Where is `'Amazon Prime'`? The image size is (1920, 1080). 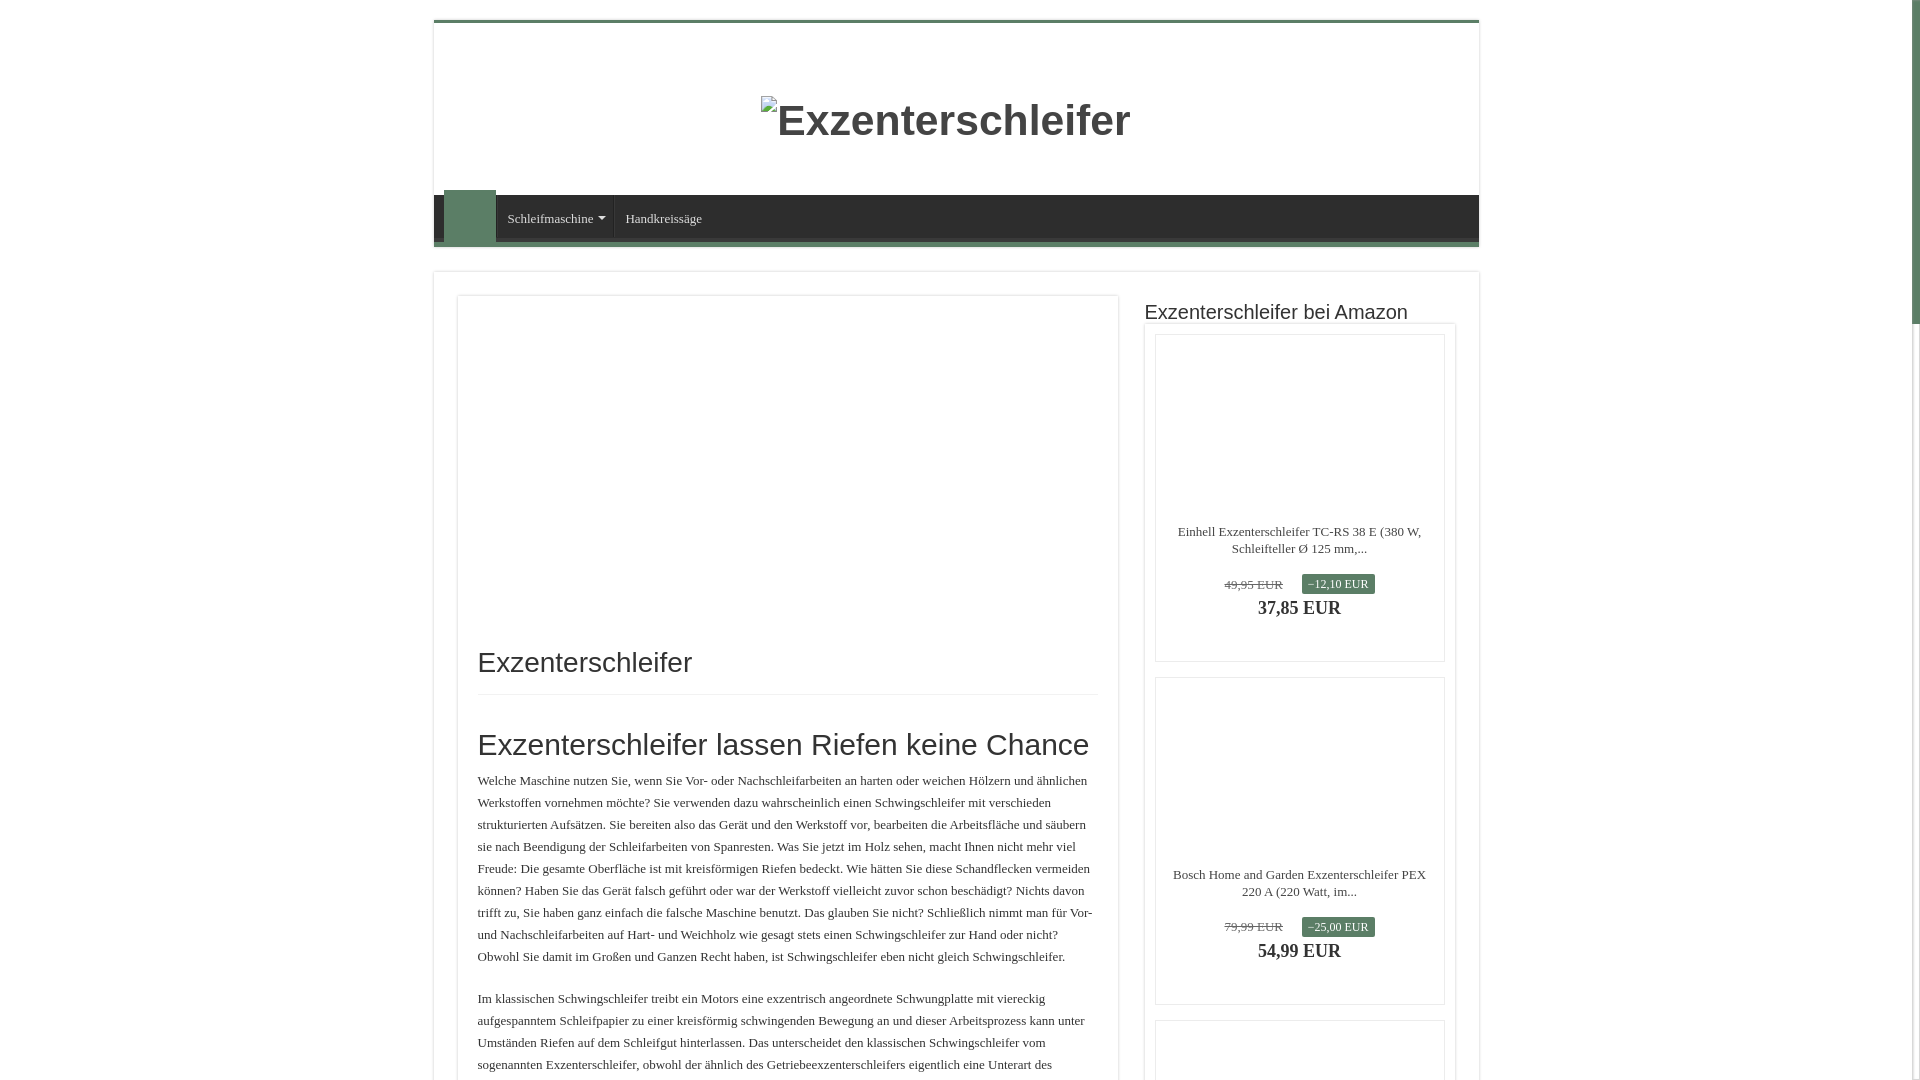 'Amazon Prime' is located at coordinates (1299, 631).